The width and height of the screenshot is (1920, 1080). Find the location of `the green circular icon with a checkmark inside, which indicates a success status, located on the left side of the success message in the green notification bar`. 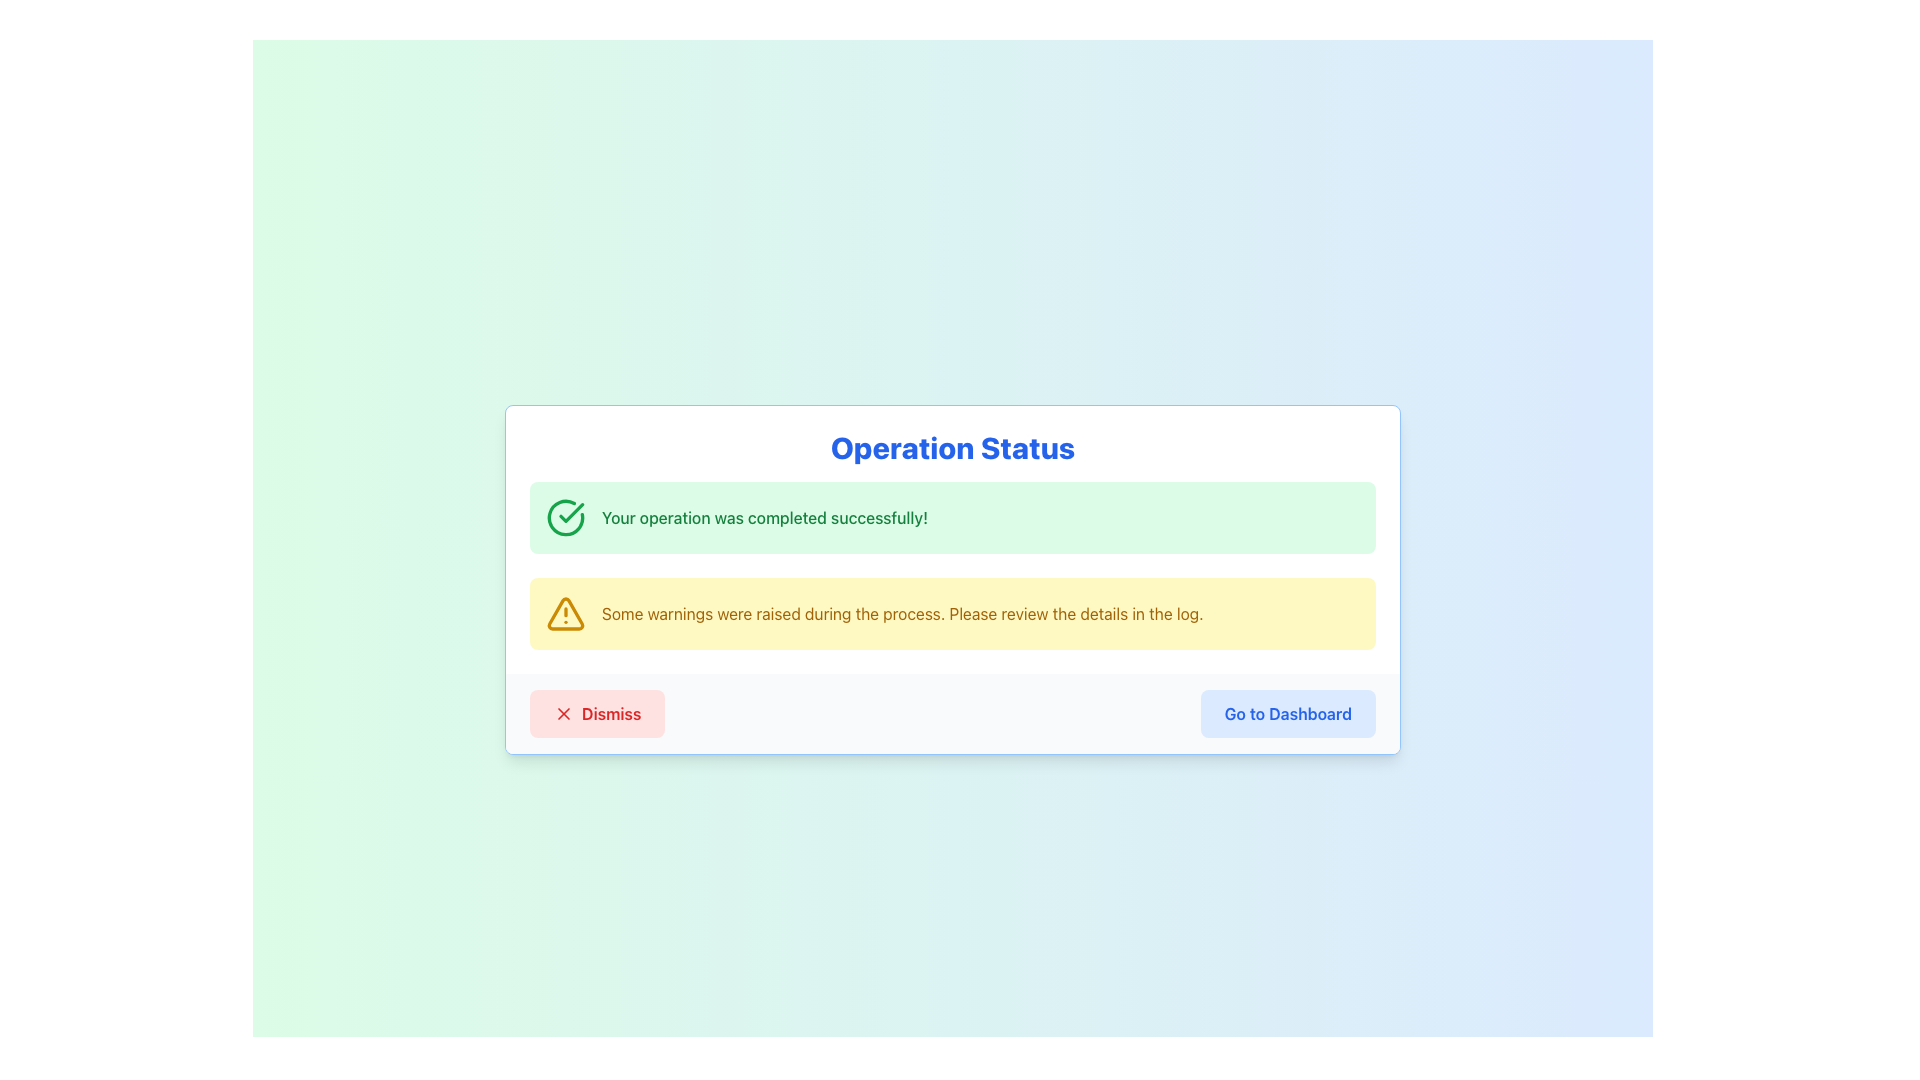

the green circular icon with a checkmark inside, which indicates a success status, located on the left side of the success message in the green notification bar is located at coordinates (565, 516).